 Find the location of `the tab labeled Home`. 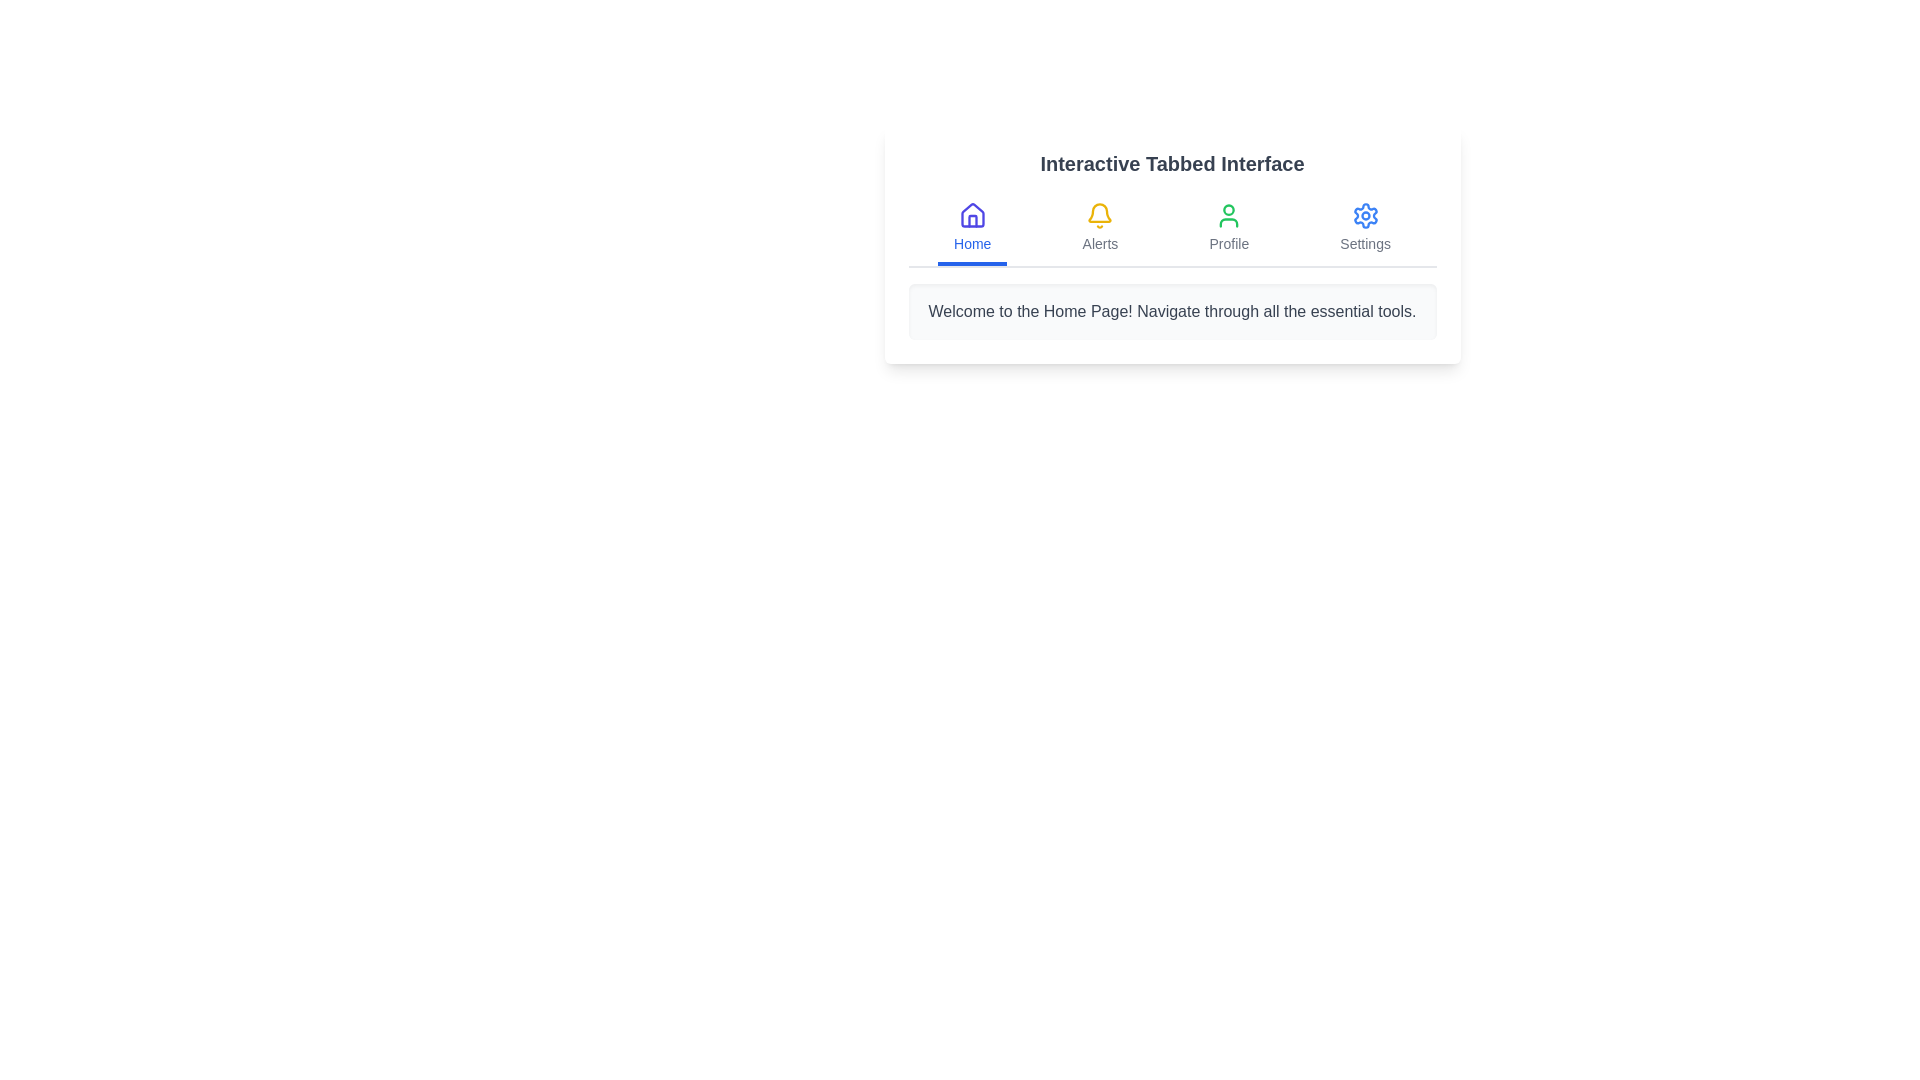

the tab labeled Home is located at coordinates (972, 229).